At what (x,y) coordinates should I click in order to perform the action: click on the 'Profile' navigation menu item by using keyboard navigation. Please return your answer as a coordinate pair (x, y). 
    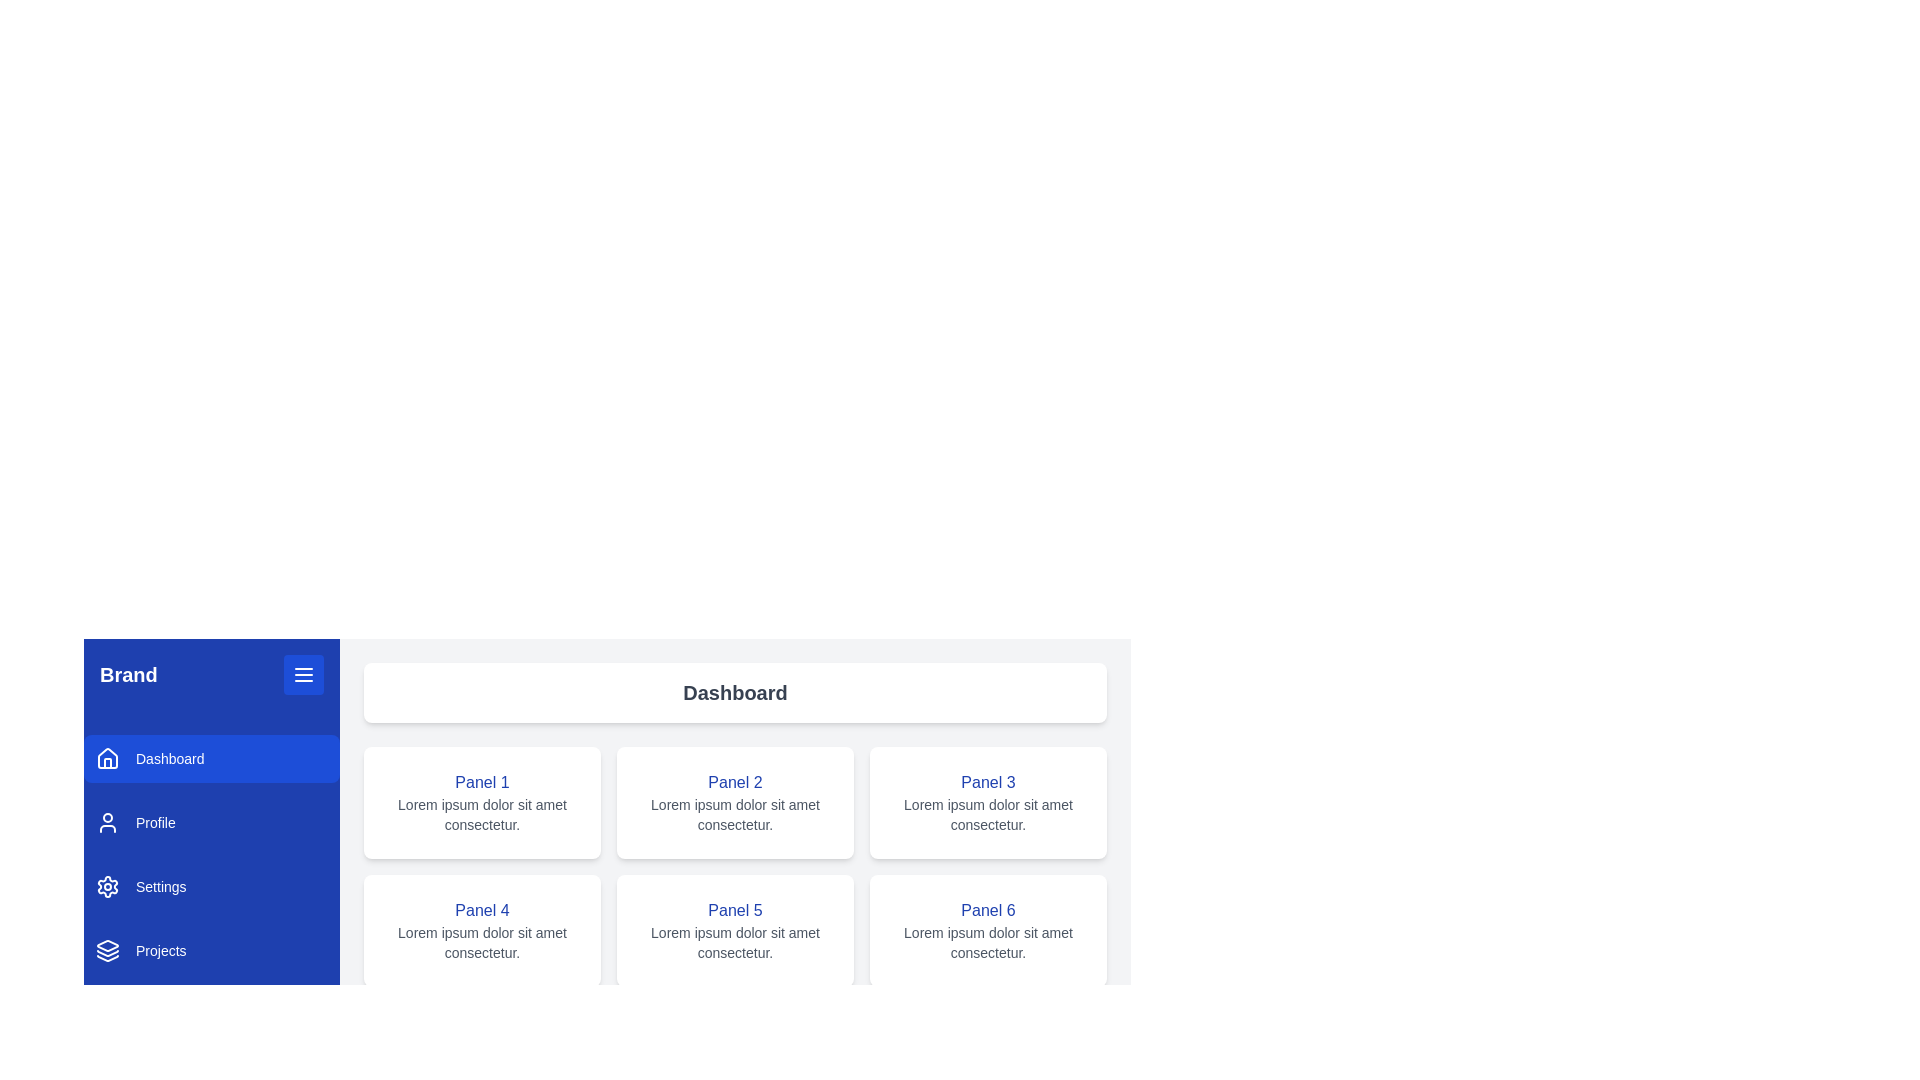
    Looking at the image, I should click on (211, 822).